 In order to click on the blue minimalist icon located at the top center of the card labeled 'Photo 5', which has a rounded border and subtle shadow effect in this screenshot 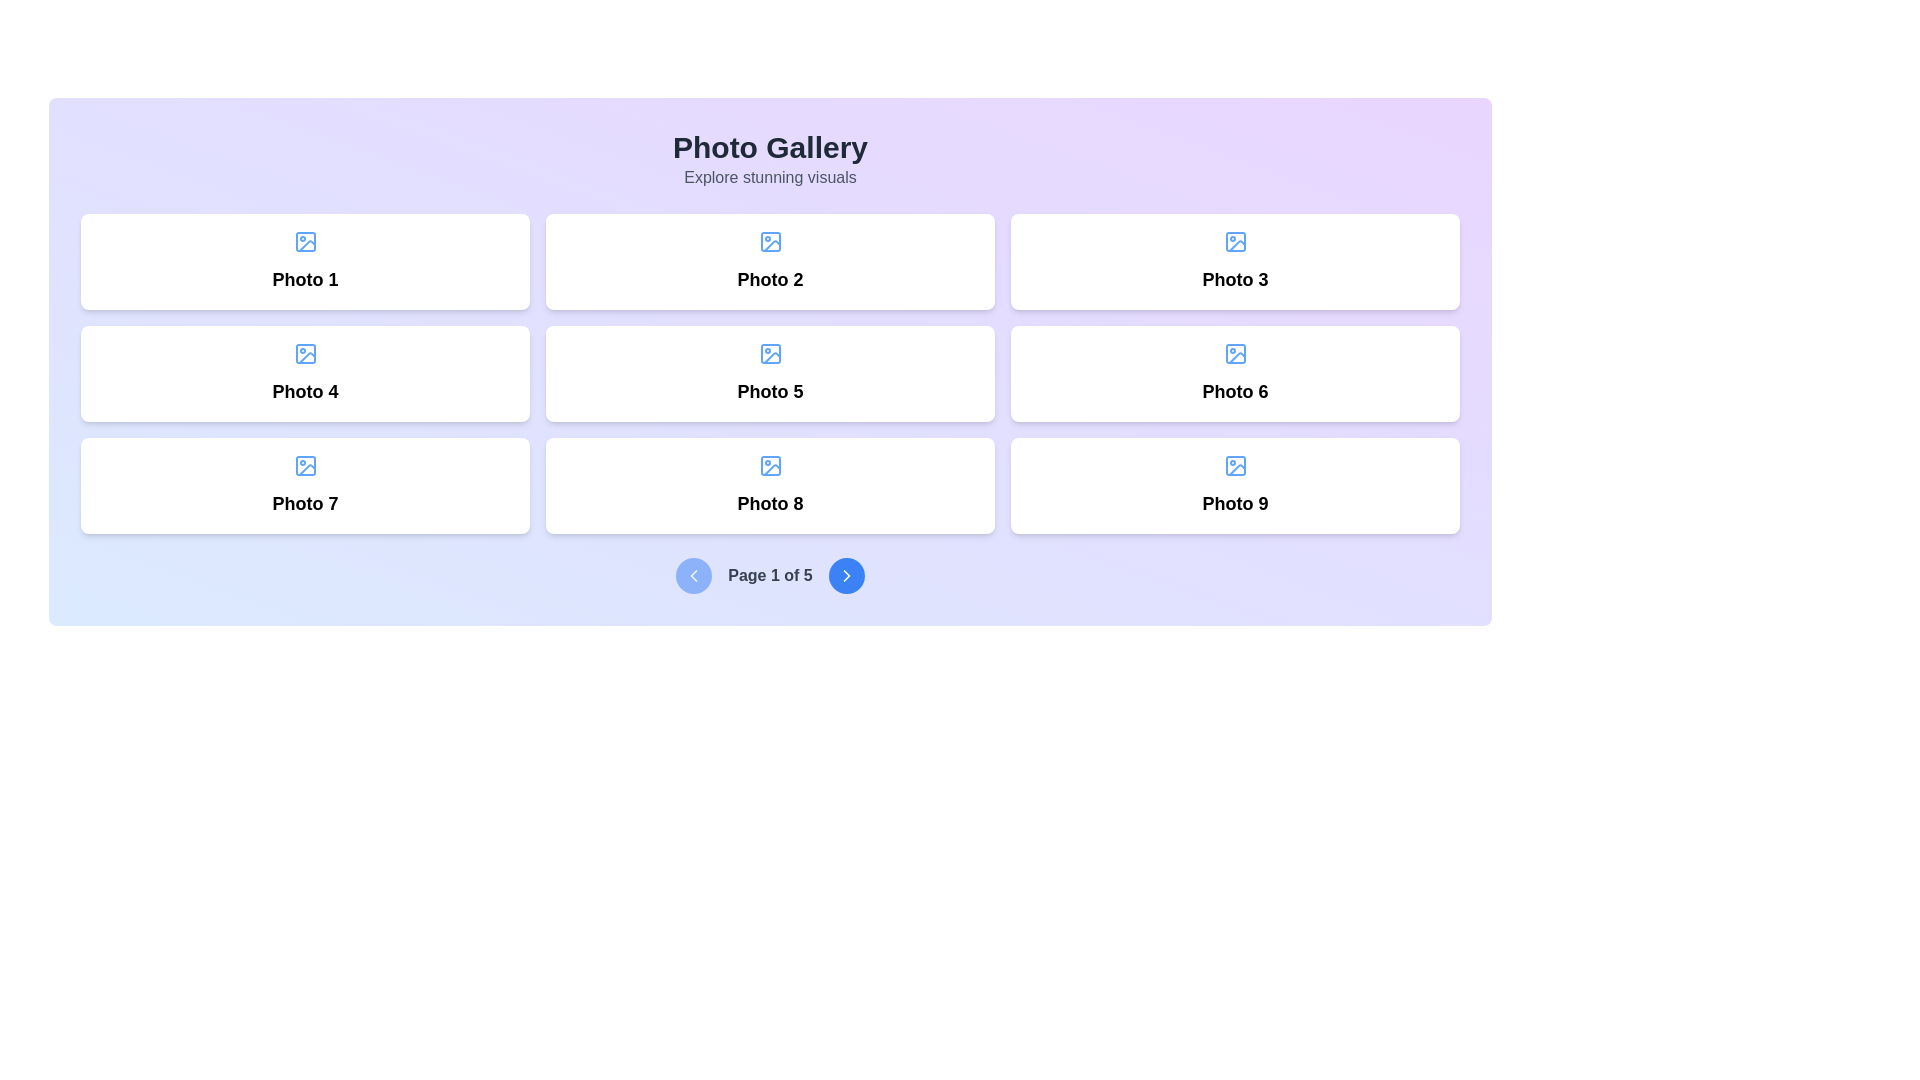, I will do `click(769, 353)`.